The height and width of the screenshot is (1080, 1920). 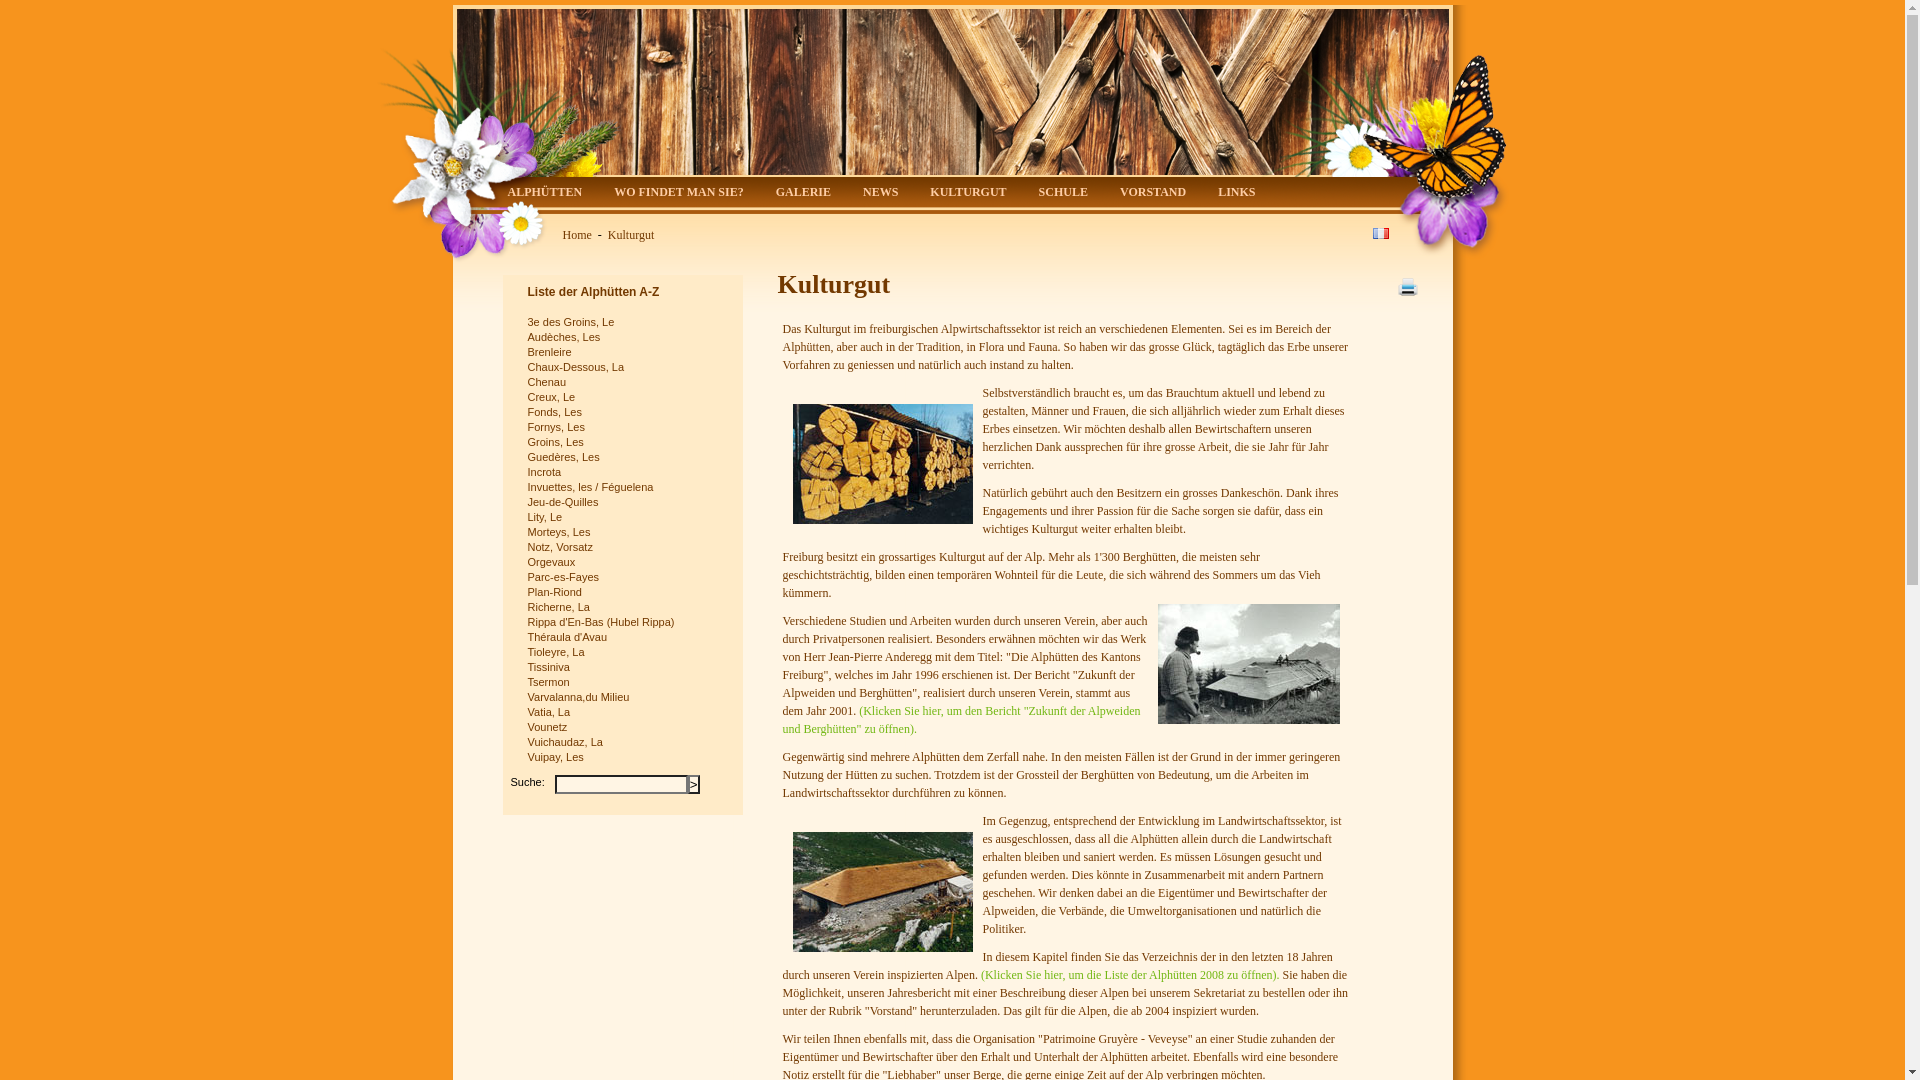 I want to click on 'Chaux-Dessous, La', so click(x=624, y=367).